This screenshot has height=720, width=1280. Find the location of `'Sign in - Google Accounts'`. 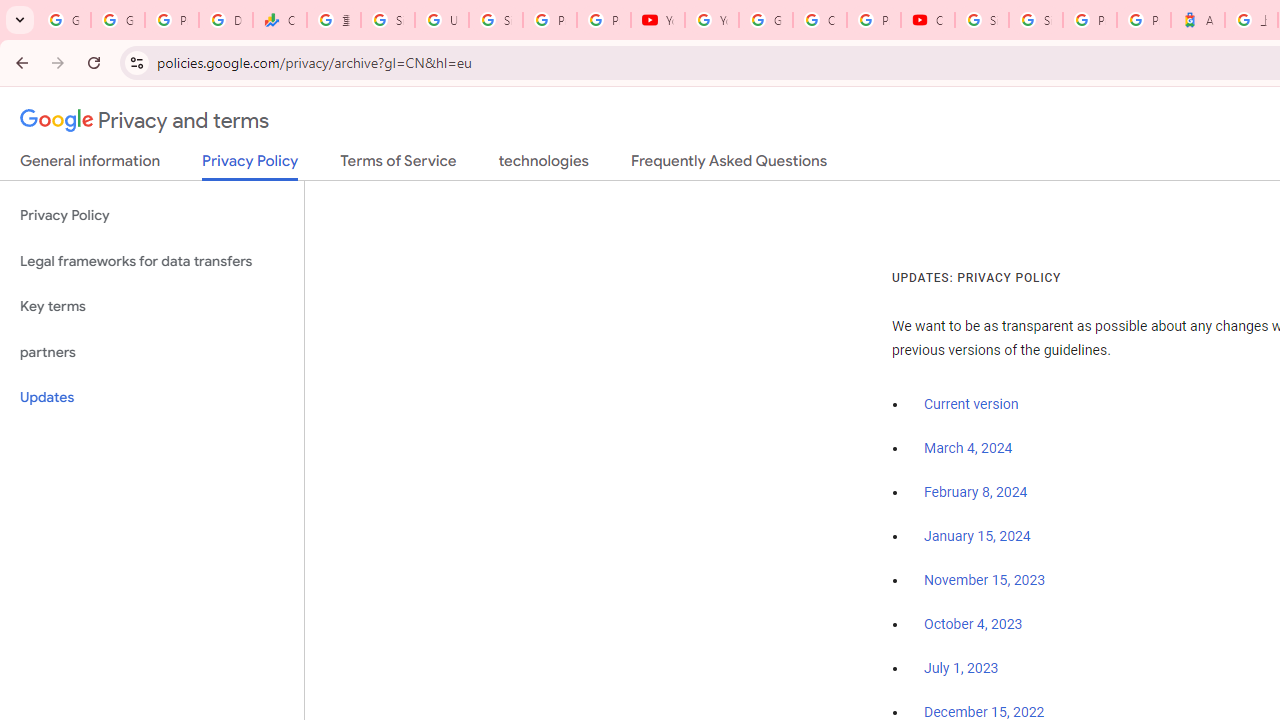

'Sign in - Google Accounts' is located at coordinates (387, 20).